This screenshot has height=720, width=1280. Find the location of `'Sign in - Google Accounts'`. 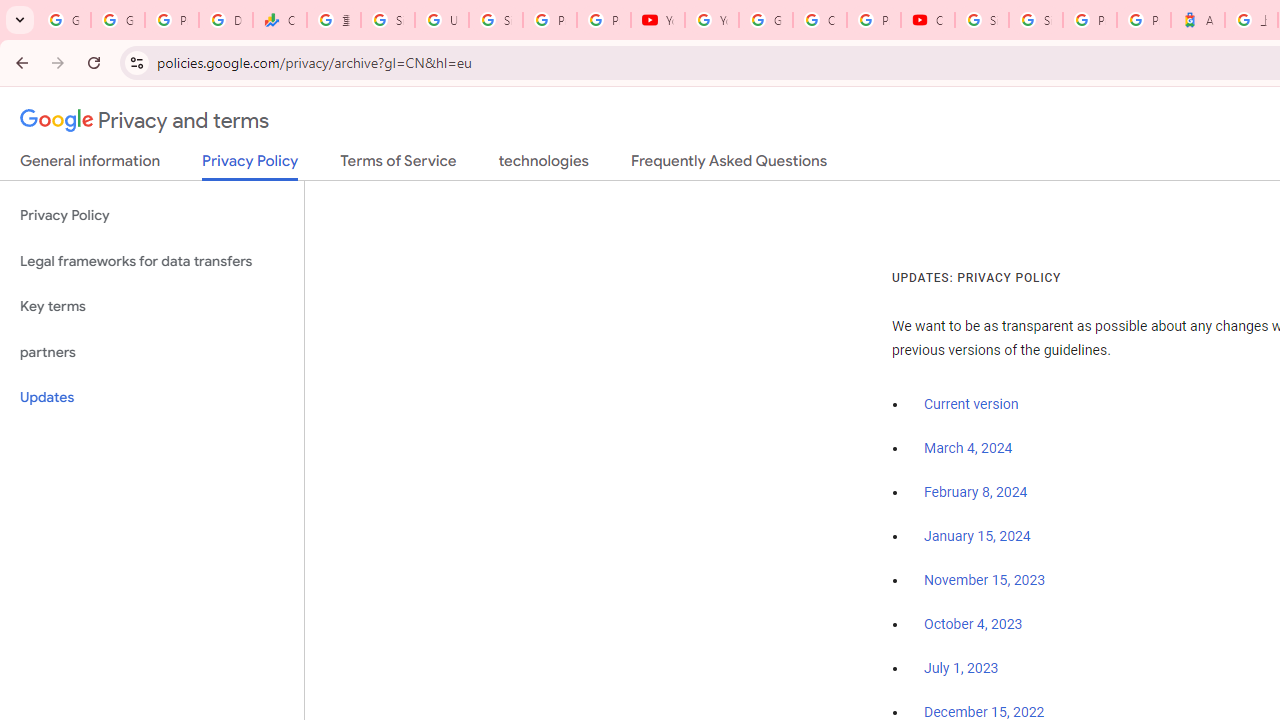

'Sign in - Google Accounts' is located at coordinates (387, 20).